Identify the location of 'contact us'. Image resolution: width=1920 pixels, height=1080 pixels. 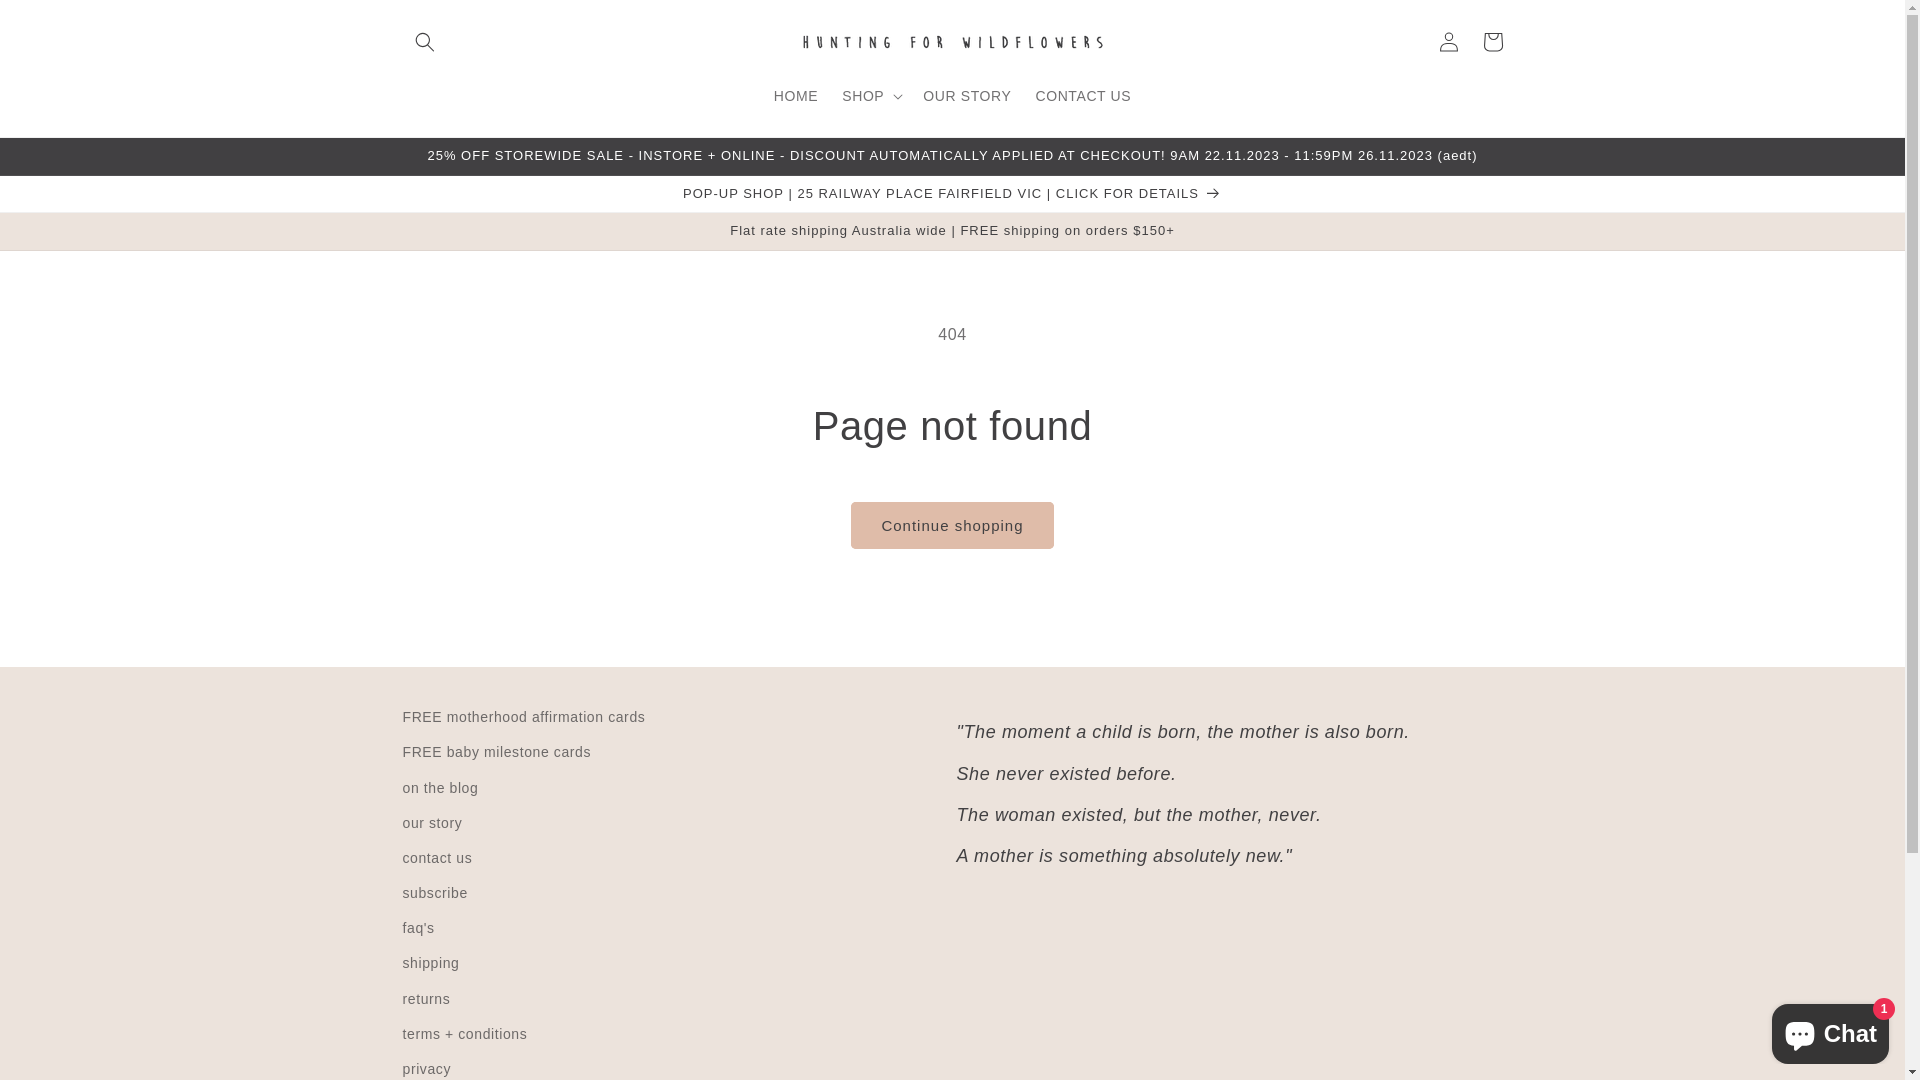
(401, 857).